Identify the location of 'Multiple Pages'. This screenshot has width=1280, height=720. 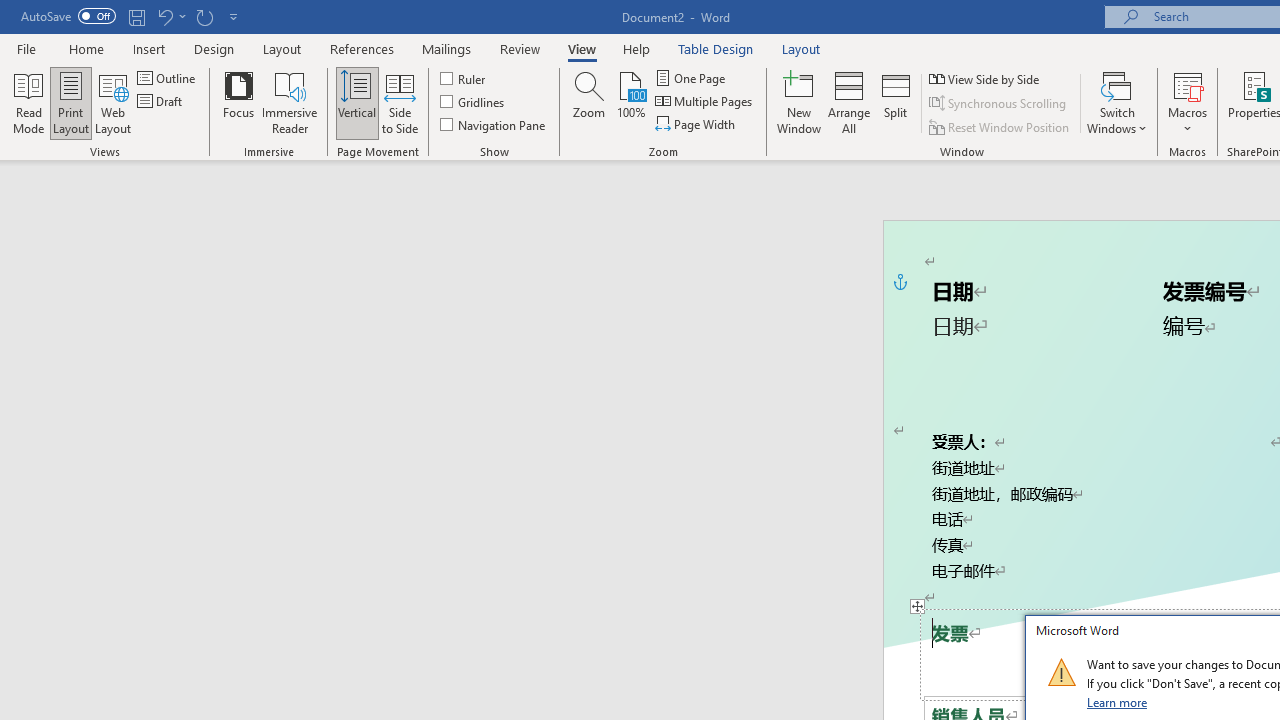
(705, 101).